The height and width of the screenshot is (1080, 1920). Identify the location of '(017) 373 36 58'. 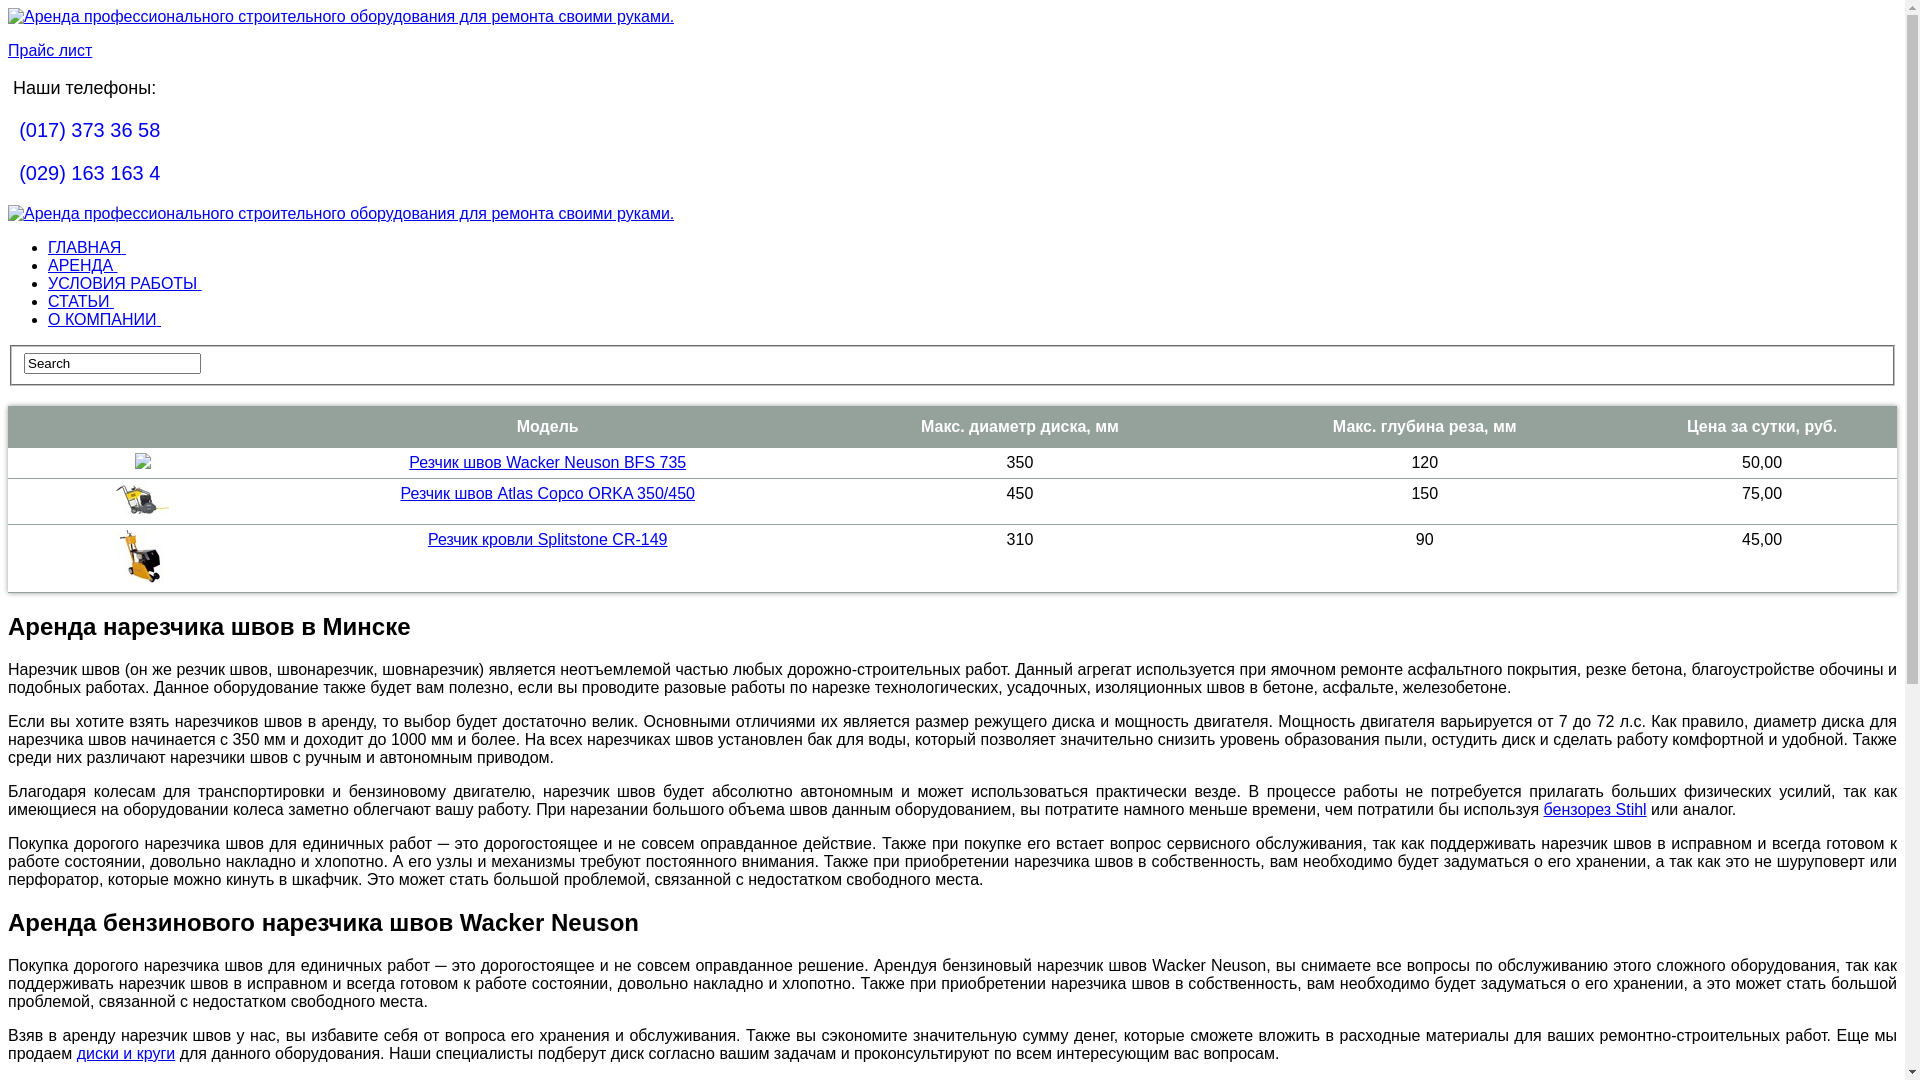
(88, 130).